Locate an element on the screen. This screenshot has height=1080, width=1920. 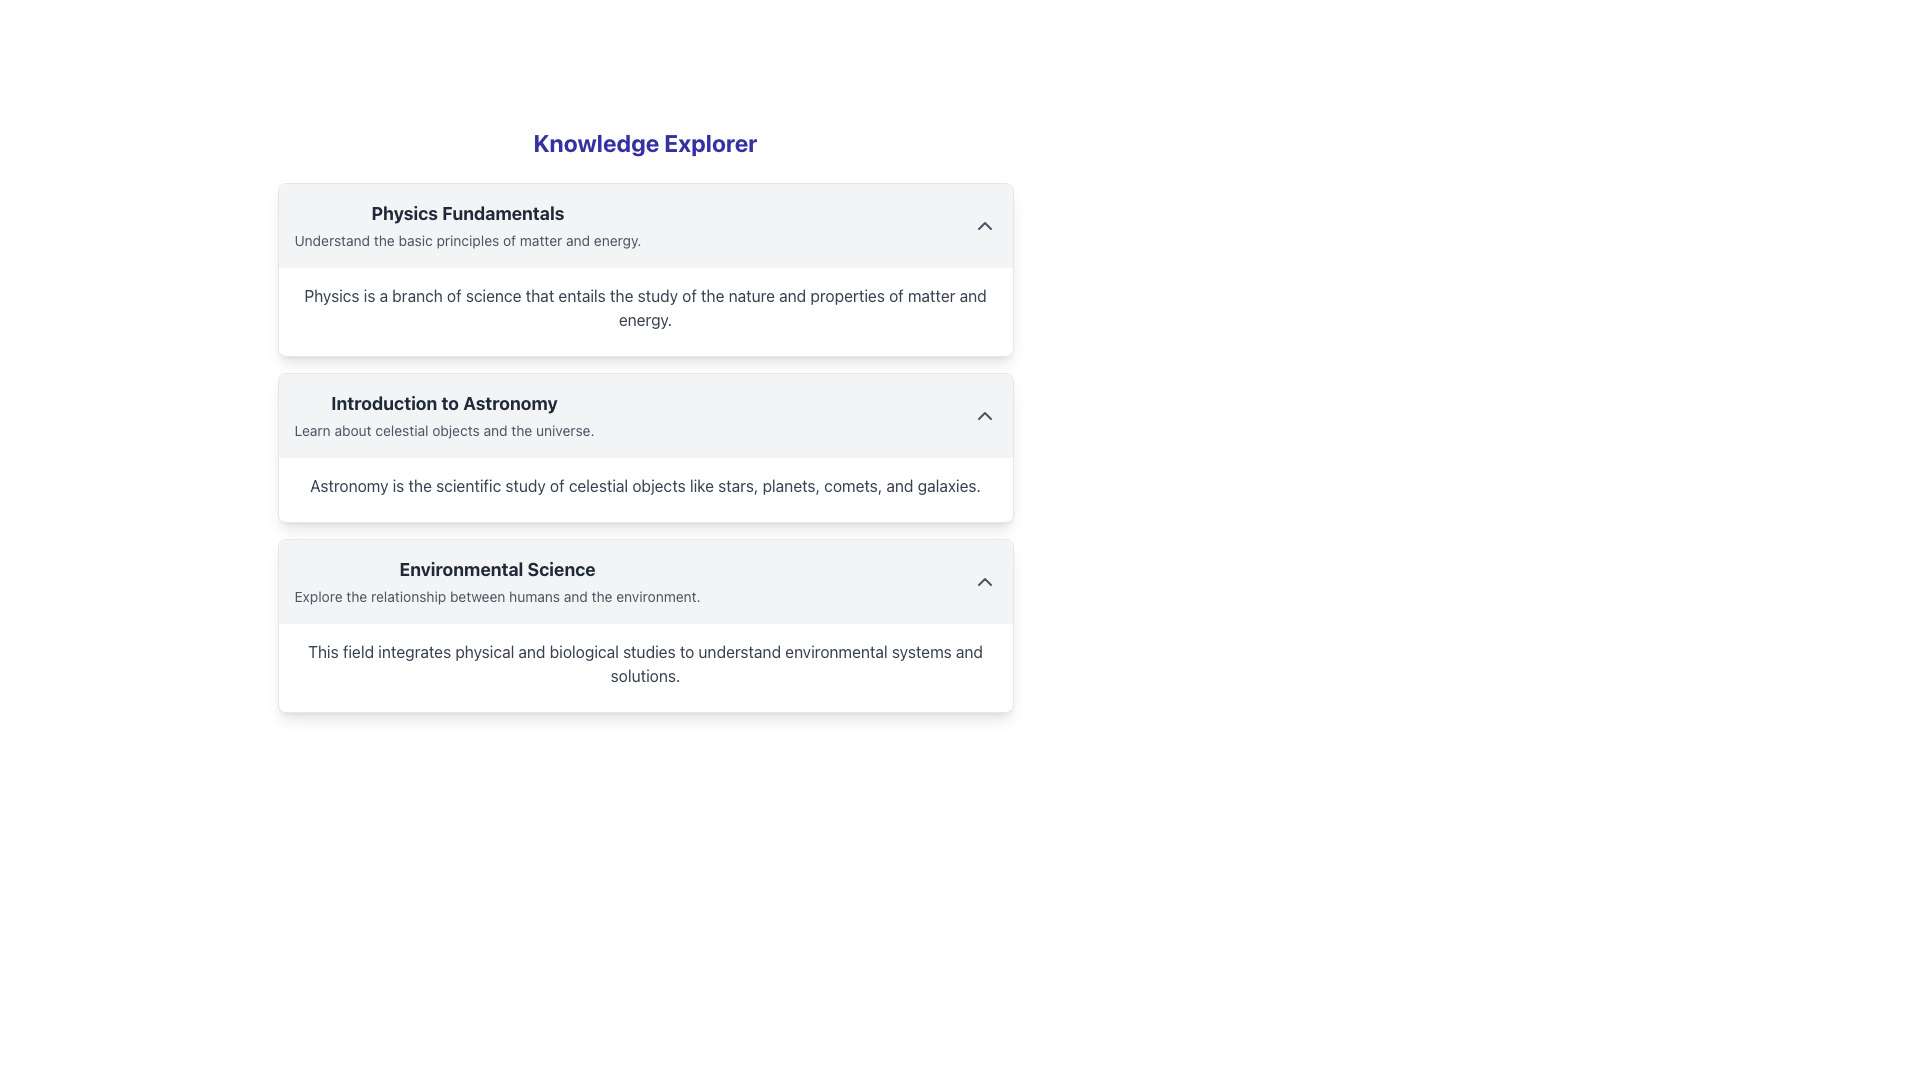
the bold text element that reads 'Introduction to Astronomy', which is styled as a title or header and is located centrally in the second card of a vertical stack is located at coordinates (443, 404).